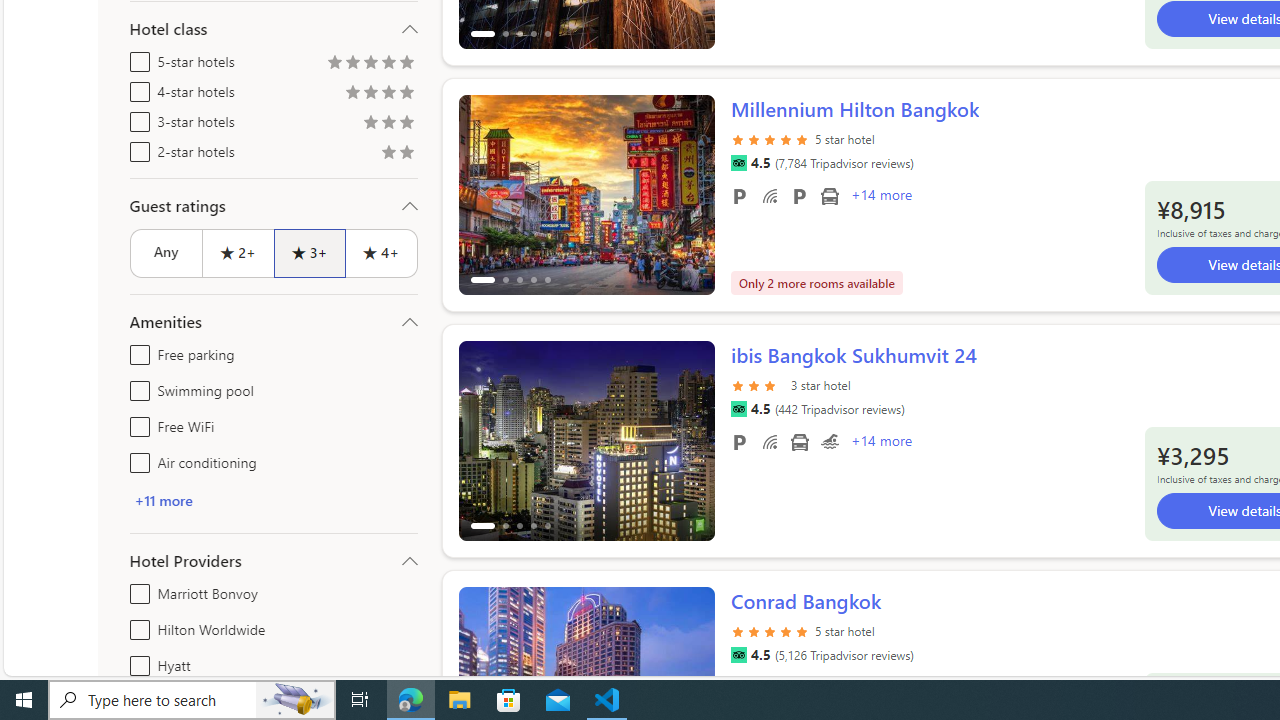 Image resolution: width=1280 pixels, height=720 pixels. I want to click on 'Amenities', so click(272, 320).